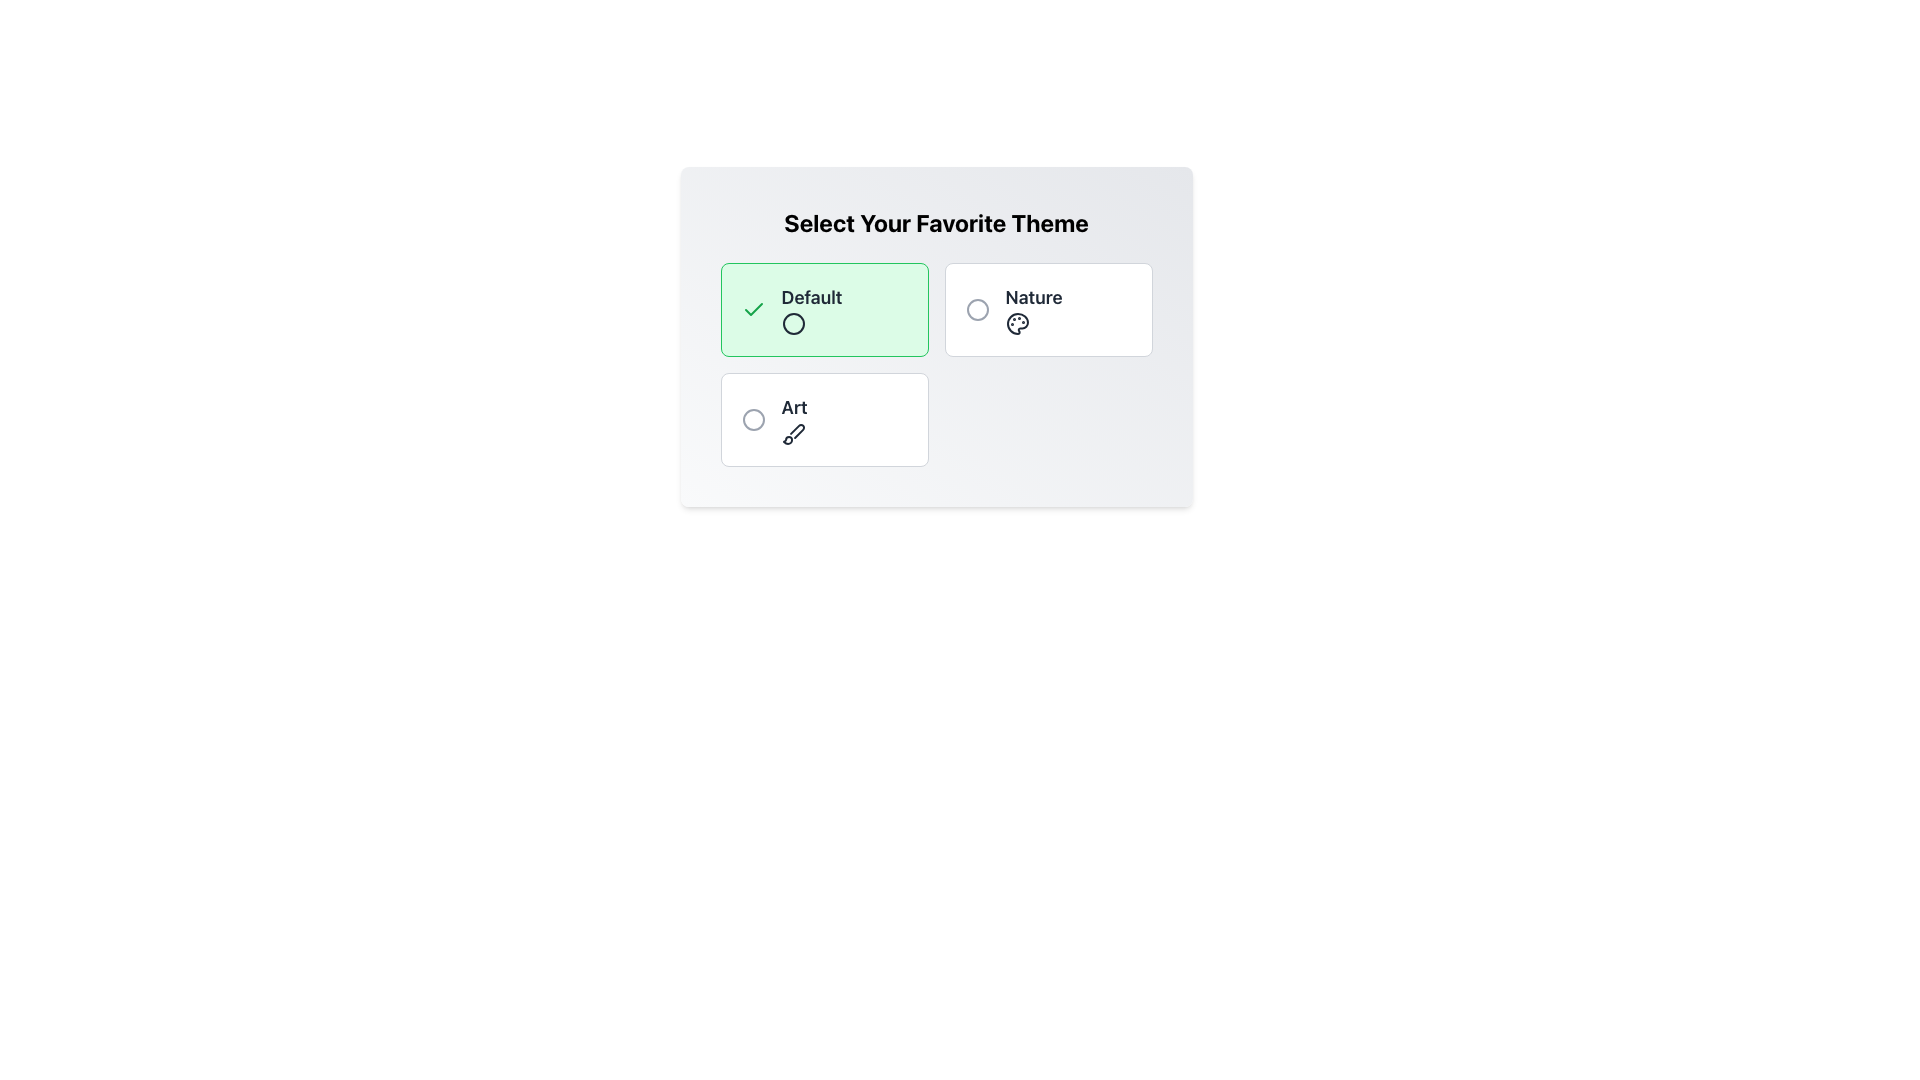 Image resolution: width=1920 pixels, height=1080 pixels. Describe the element at coordinates (793, 419) in the screenshot. I see `the 'Art' theme label located in the bottom-left corner of the selection area, directly under the 'Default' option and to the left of the 'Nature' option` at that location.